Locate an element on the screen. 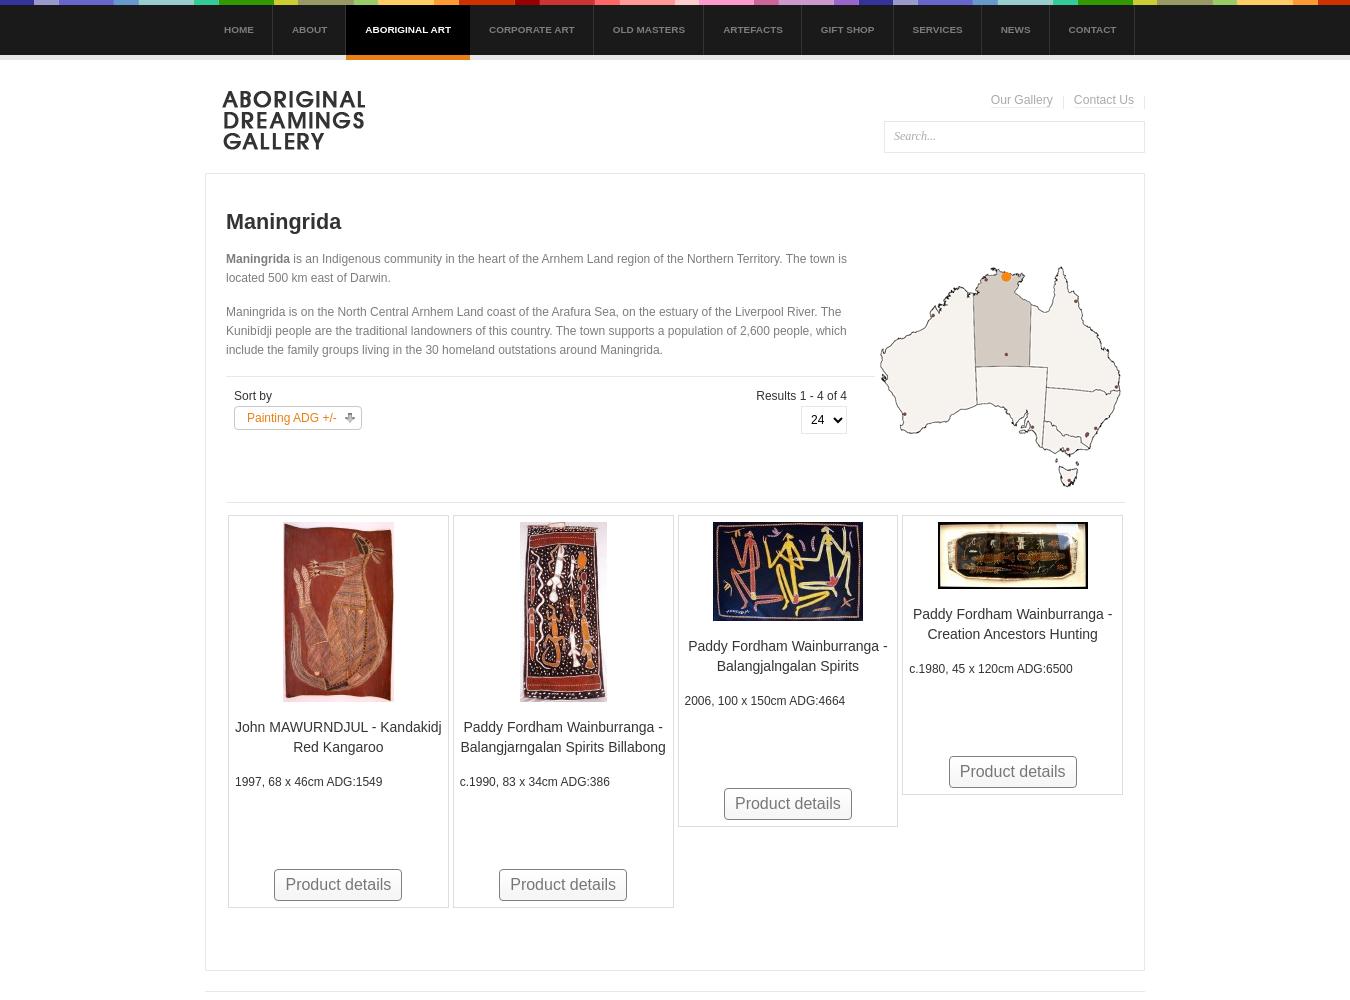 This screenshot has width=1350, height=1000. '2006, 100 x 150cm ADG:4664' is located at coordinates (763, 699).